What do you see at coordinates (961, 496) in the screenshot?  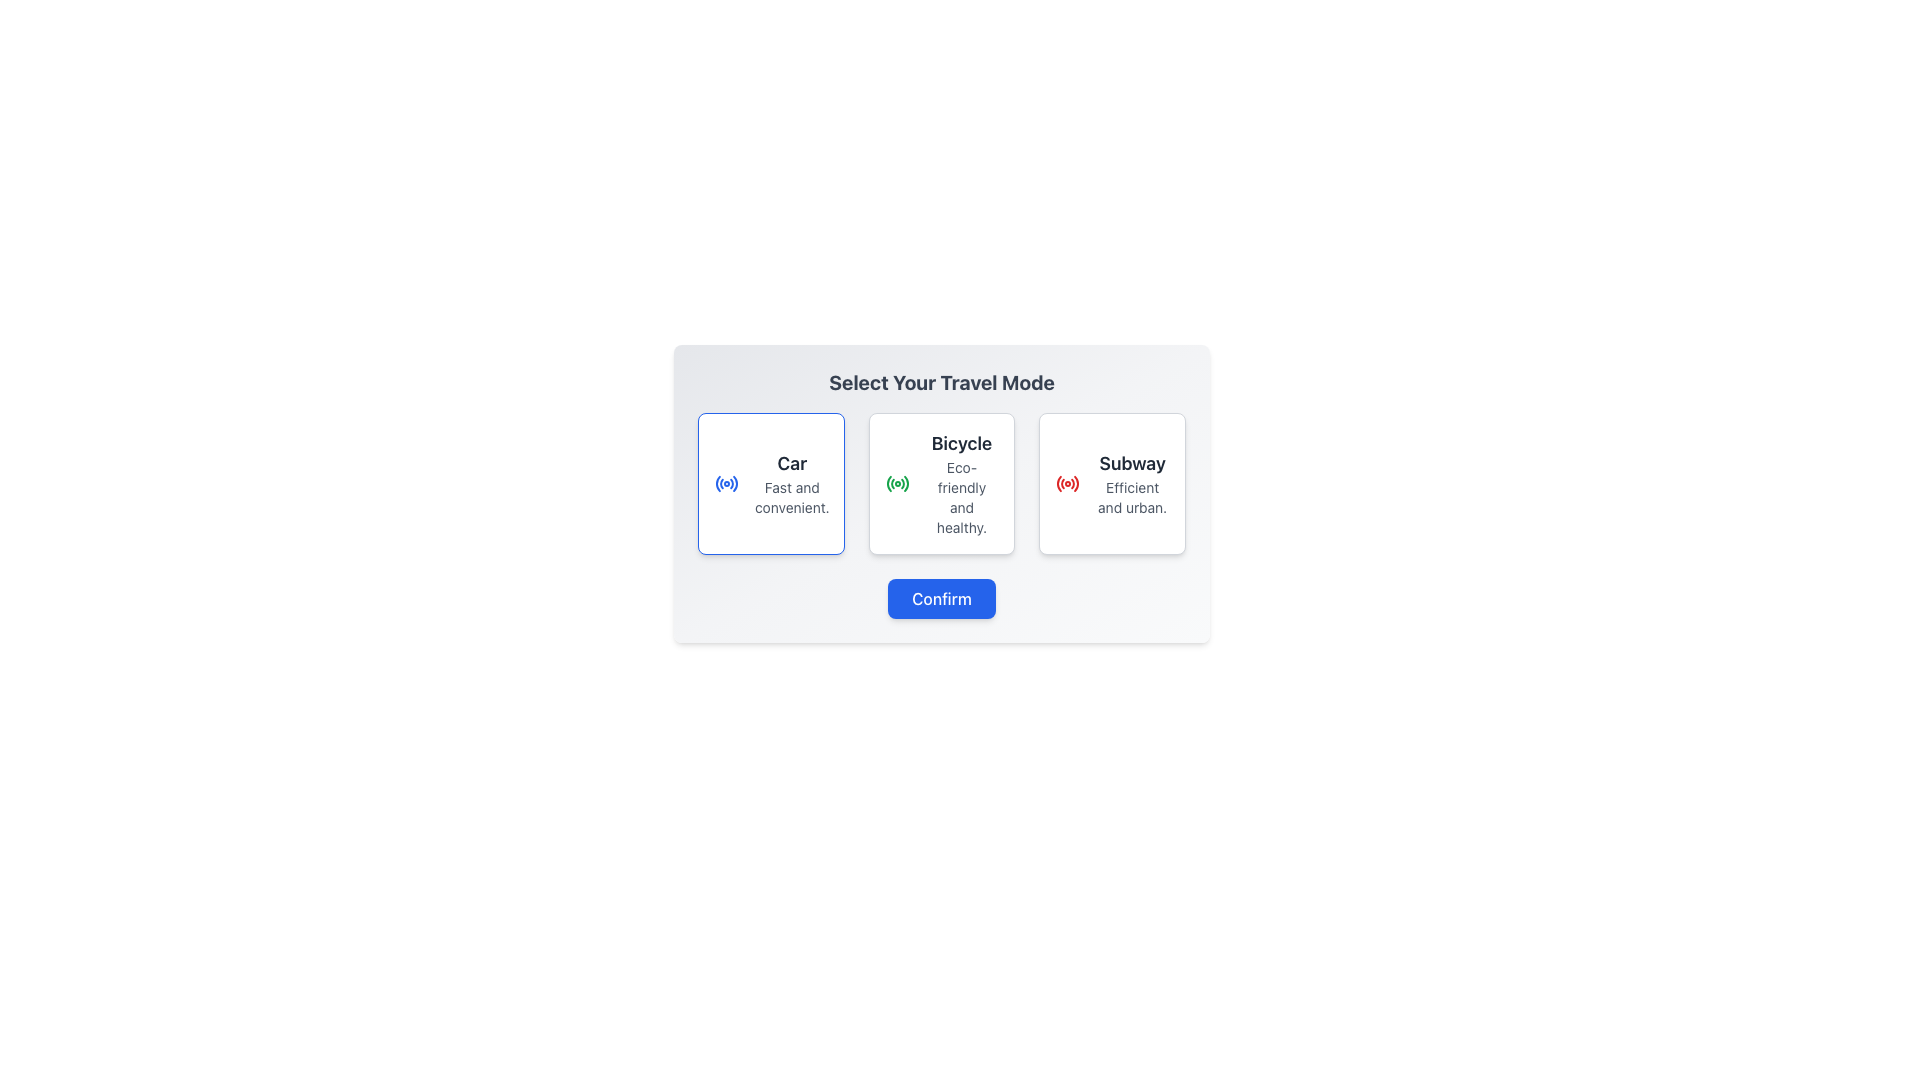 I see `text block containing the phrase 'Eco-friendly and healthy' which is styled in a smaller font and muted gray color, positioned below the 'Bicycle' text in the central card of a row of three cards` at bounding box center [961, 496].